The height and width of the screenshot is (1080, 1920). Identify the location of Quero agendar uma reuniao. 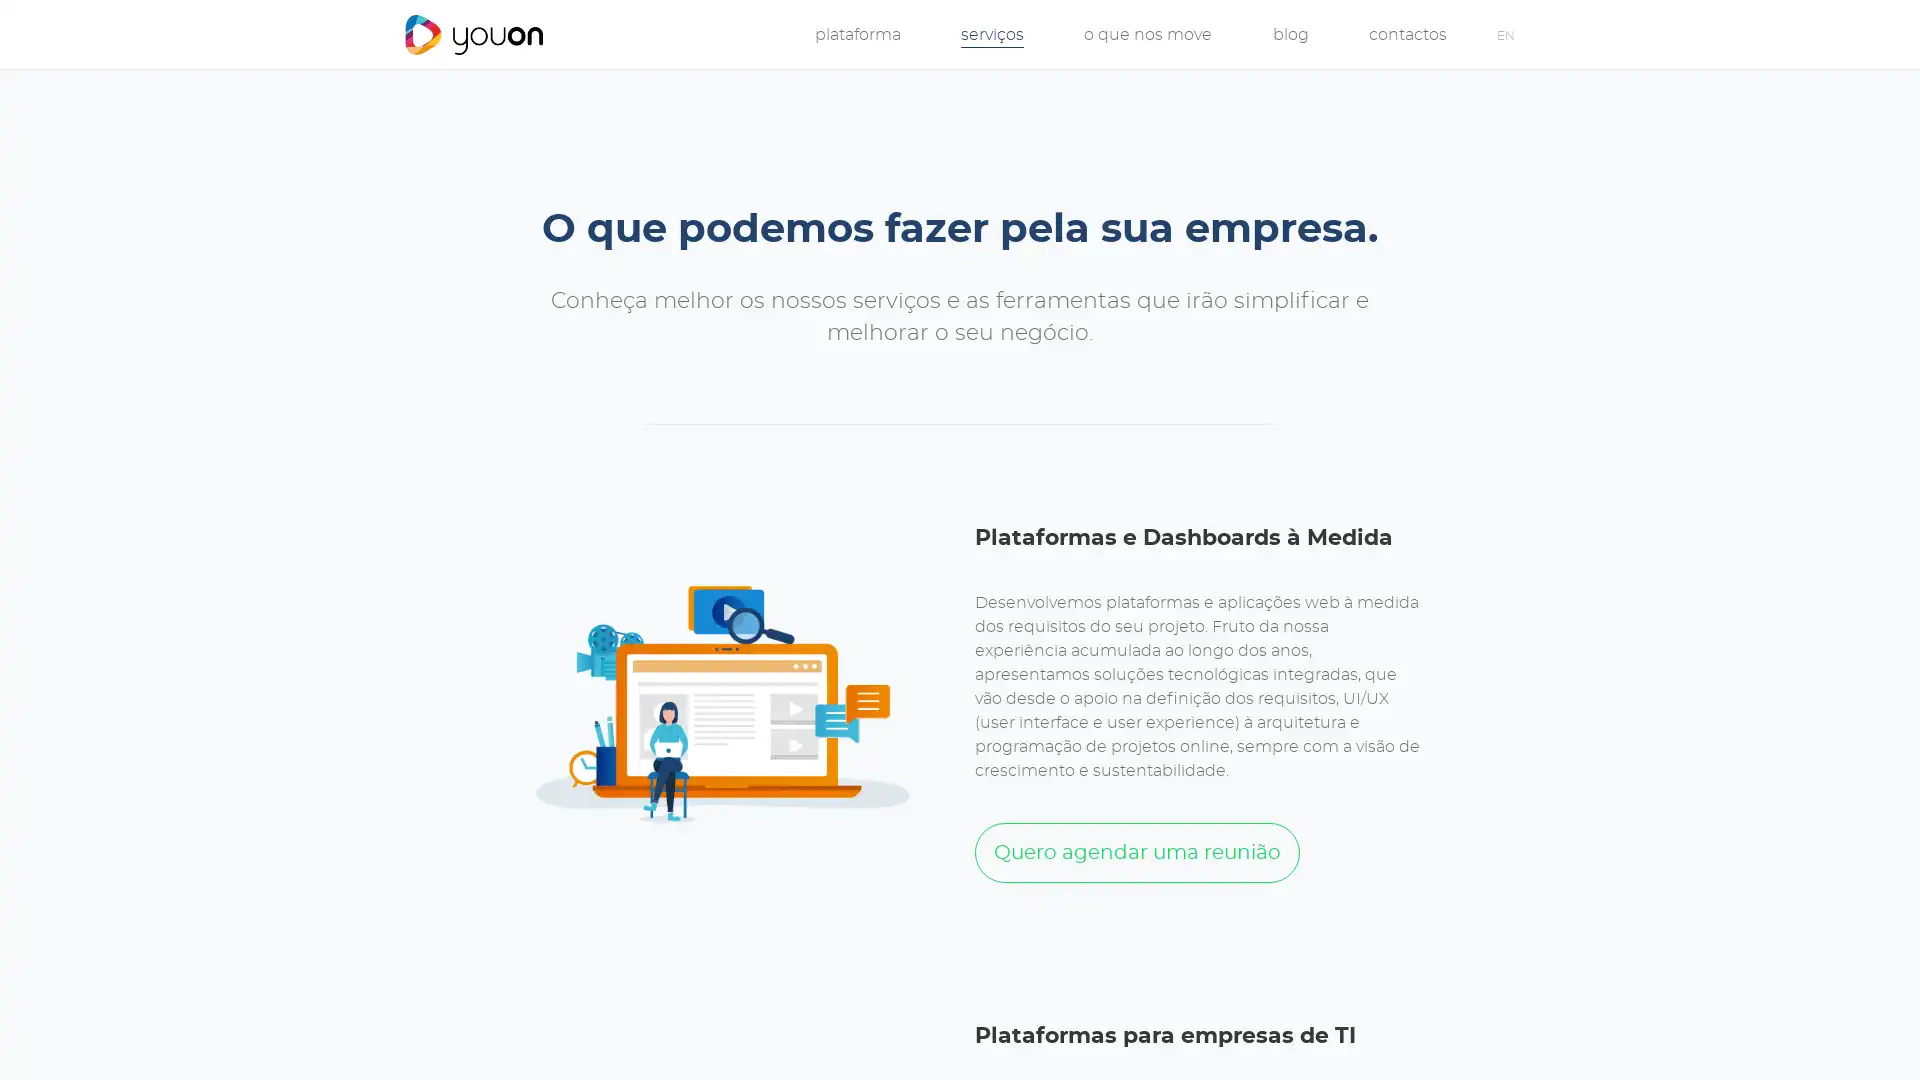
(1137, 852).